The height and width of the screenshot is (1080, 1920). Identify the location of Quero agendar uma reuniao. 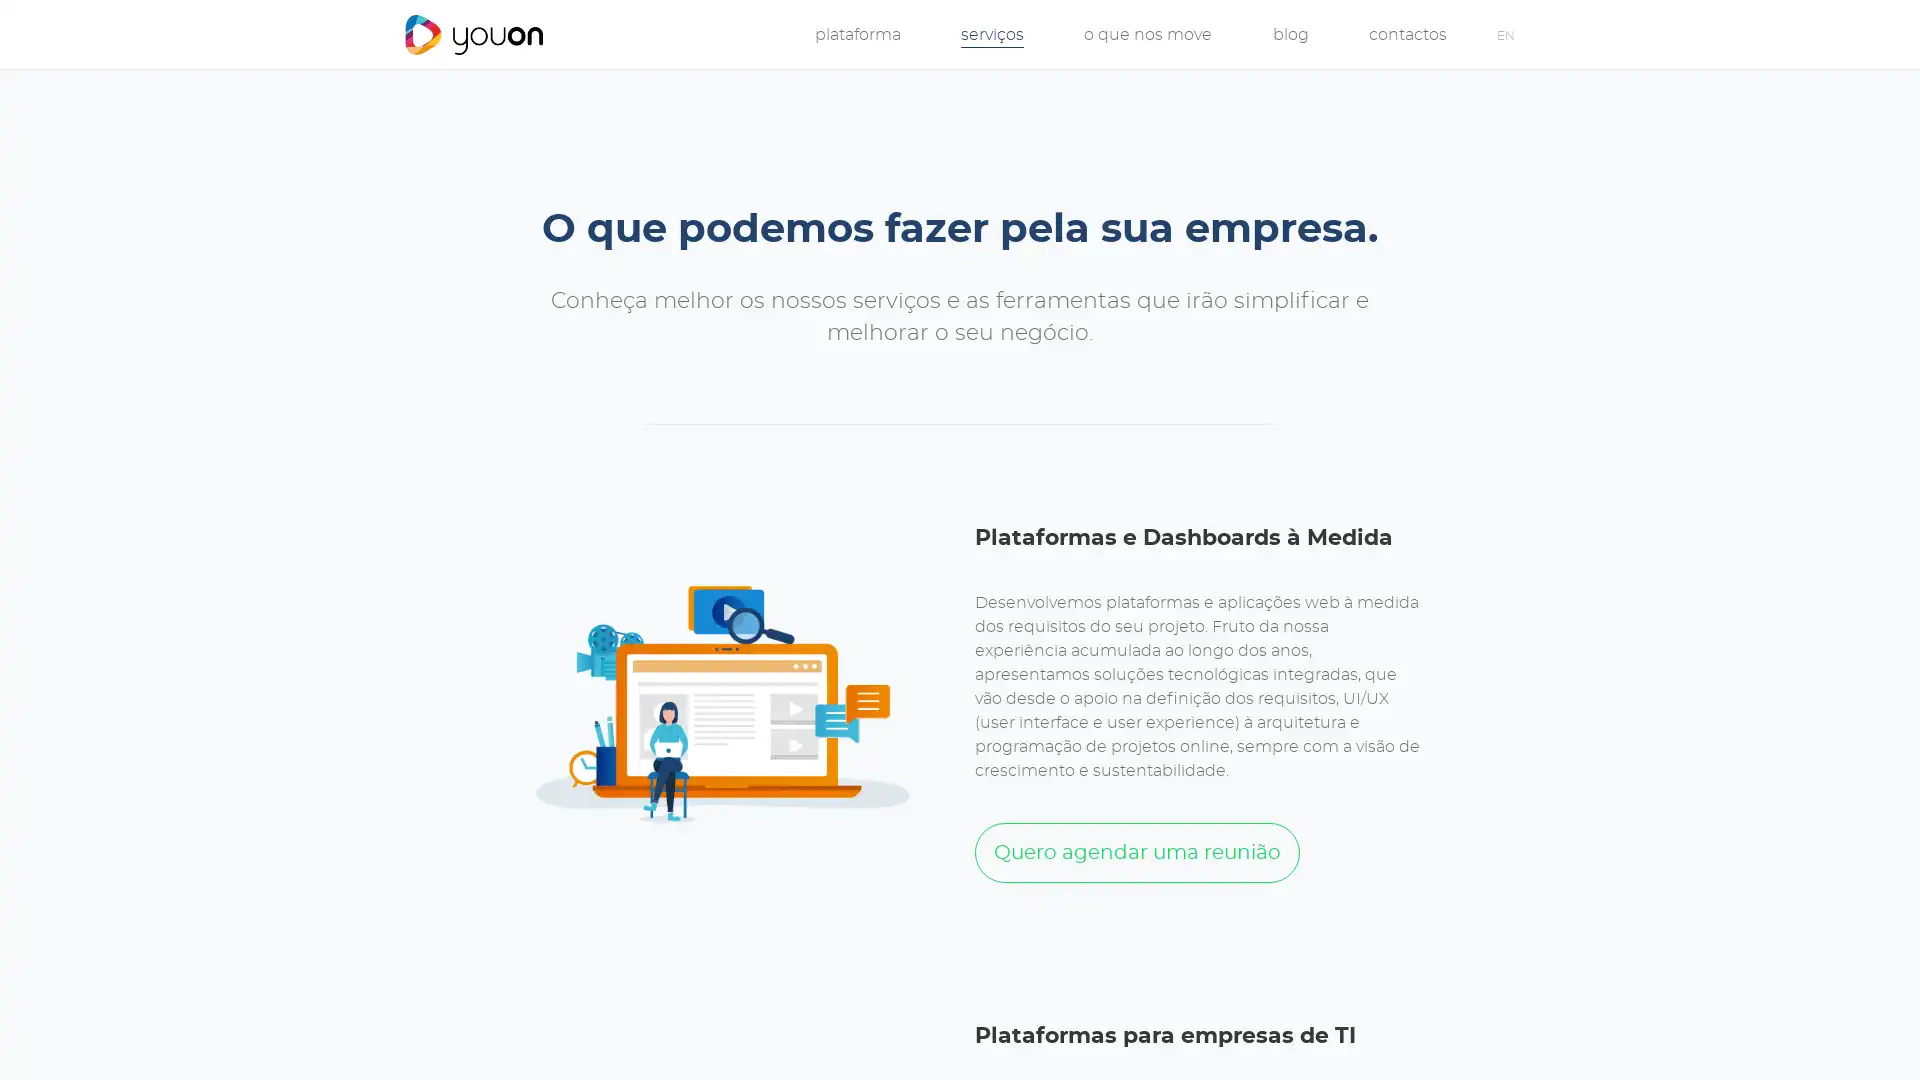
(1137, 852).